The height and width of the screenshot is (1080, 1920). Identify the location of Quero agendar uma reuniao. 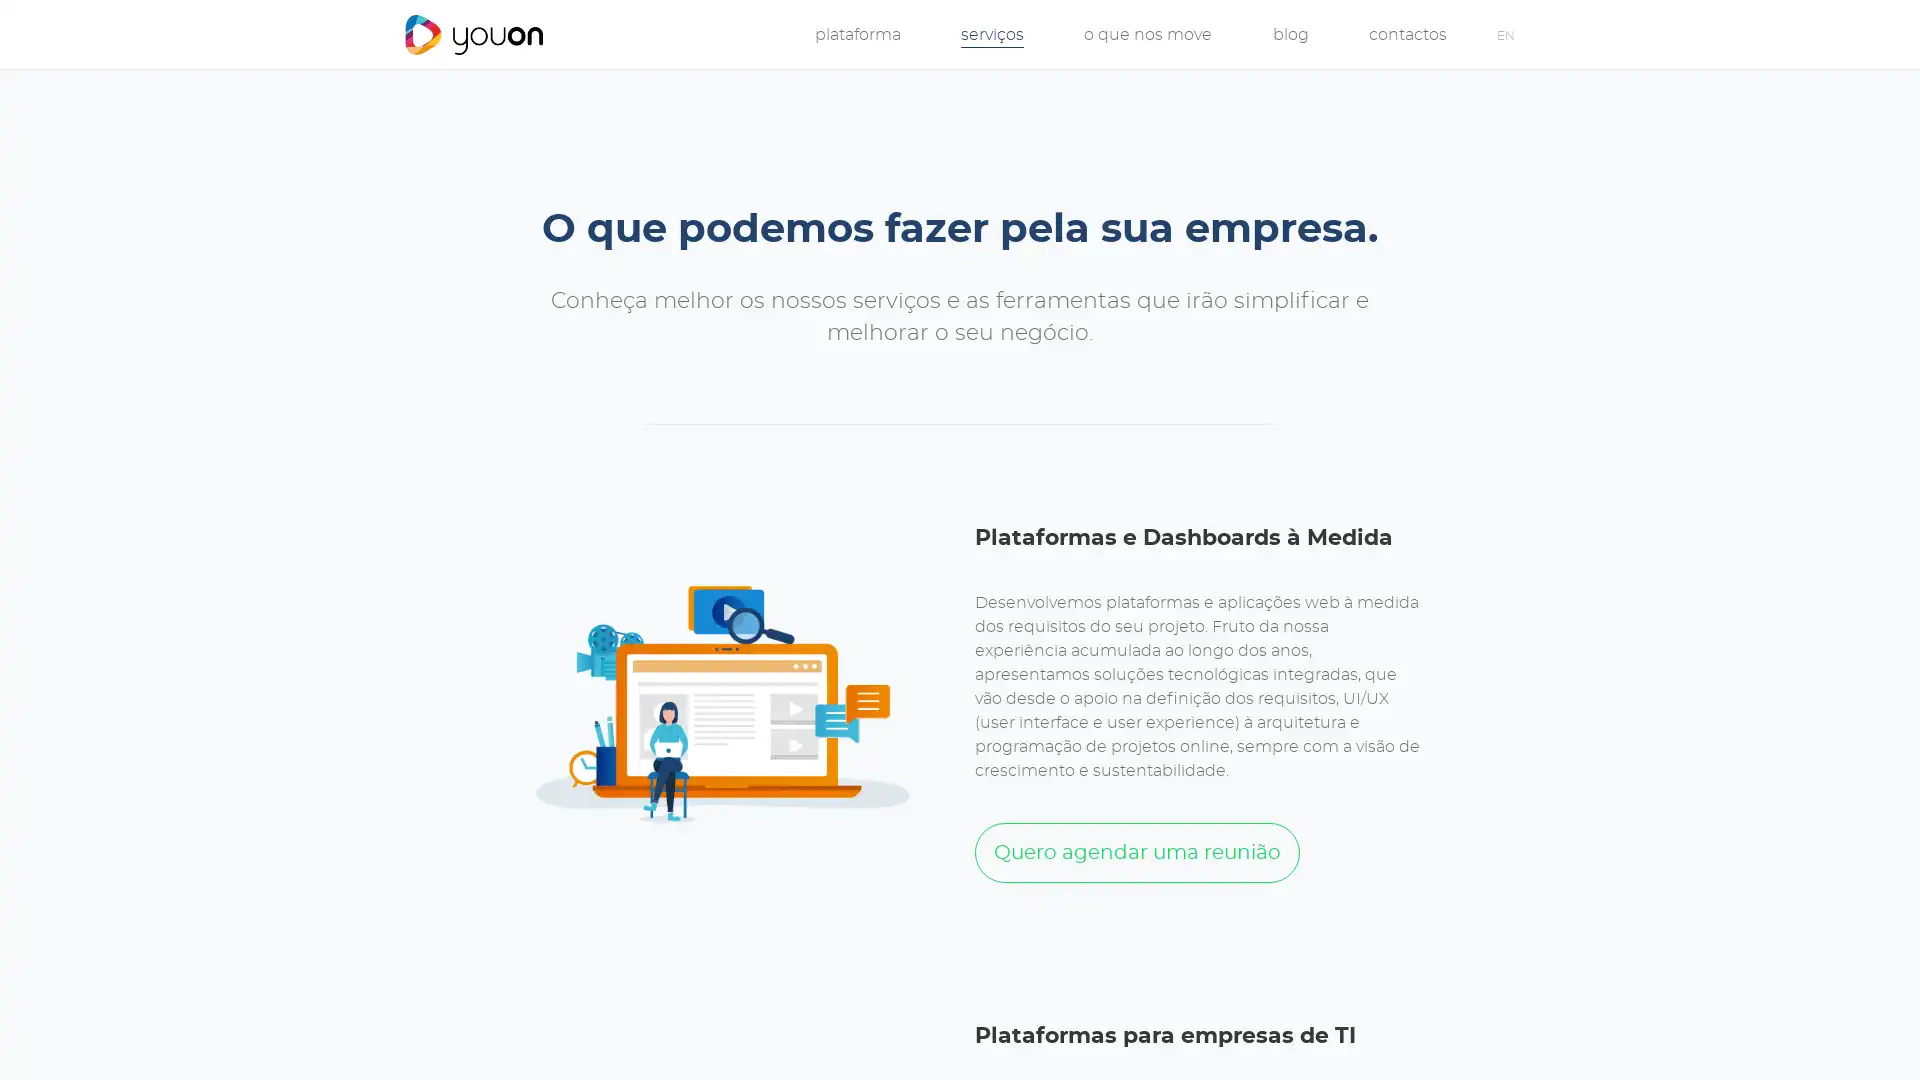
(1137, 852).